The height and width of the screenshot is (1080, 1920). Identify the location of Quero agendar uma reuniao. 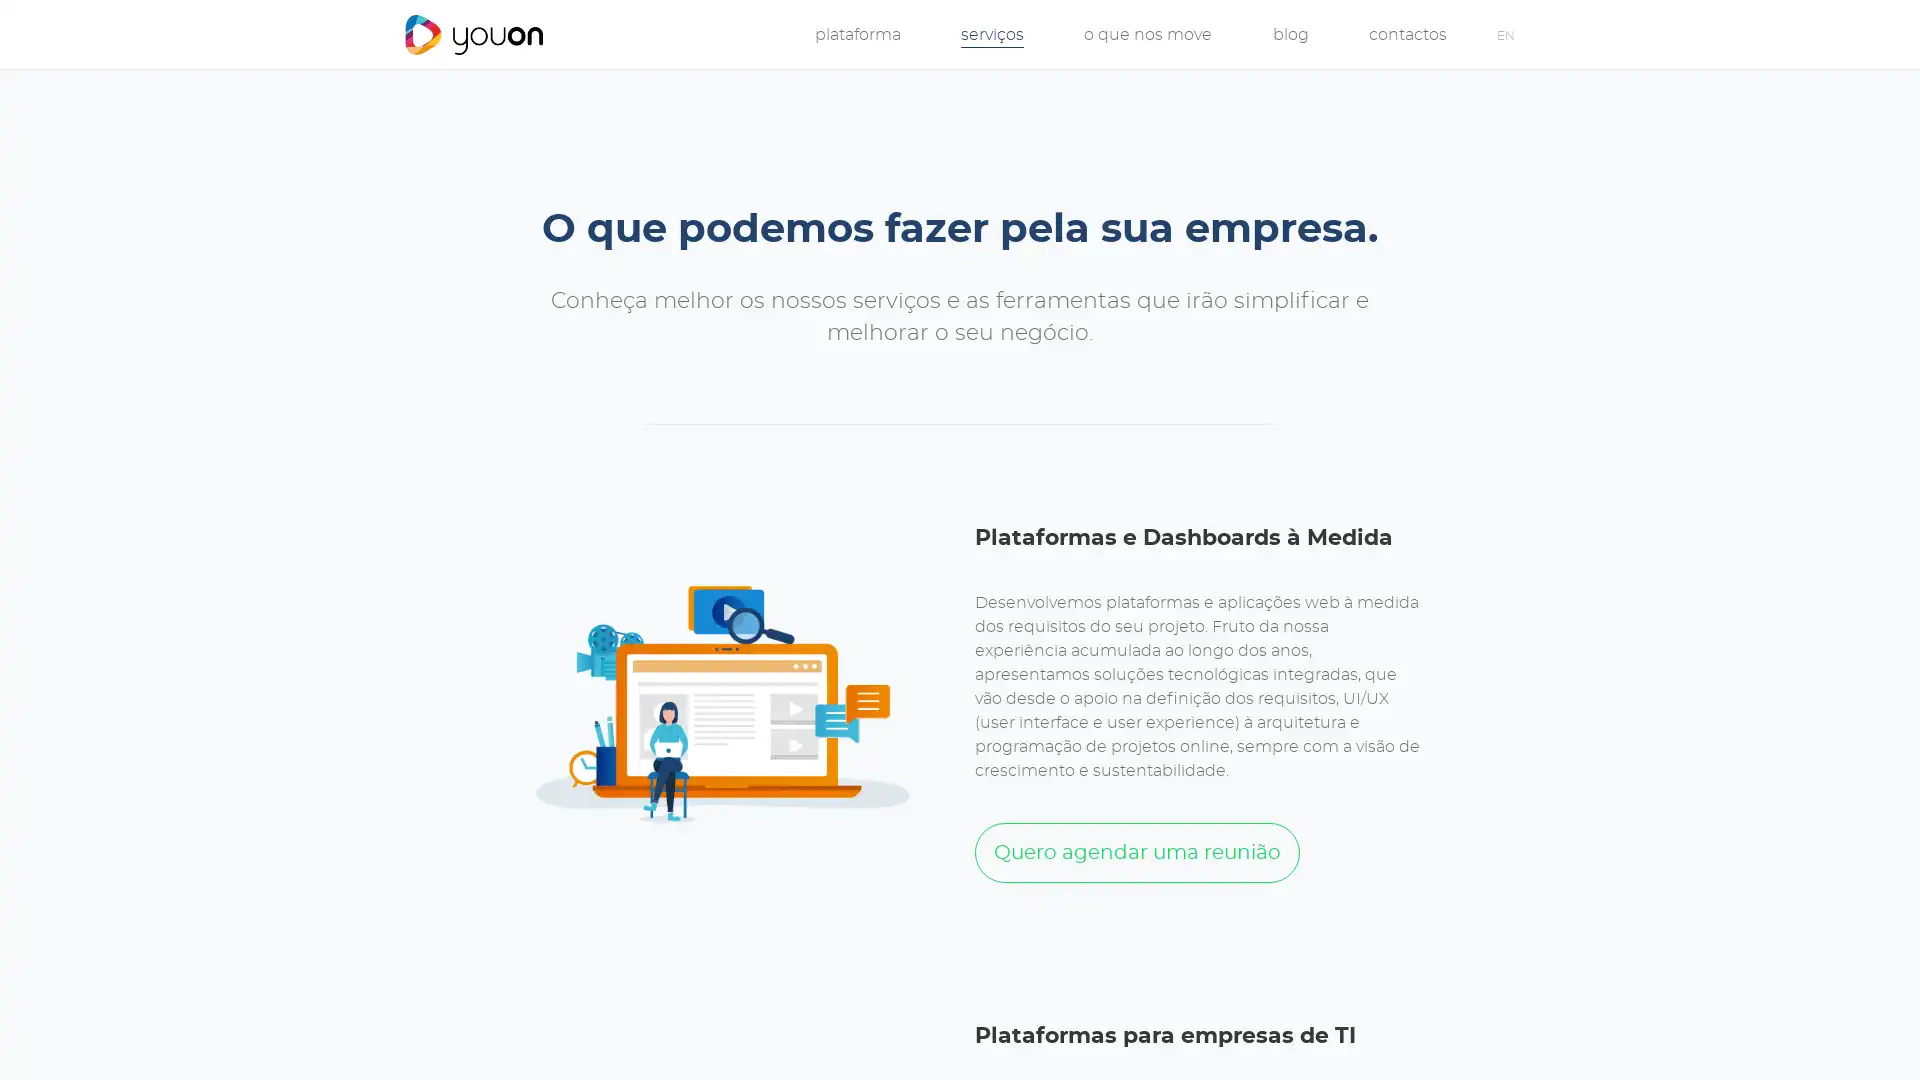
(1137, 852).